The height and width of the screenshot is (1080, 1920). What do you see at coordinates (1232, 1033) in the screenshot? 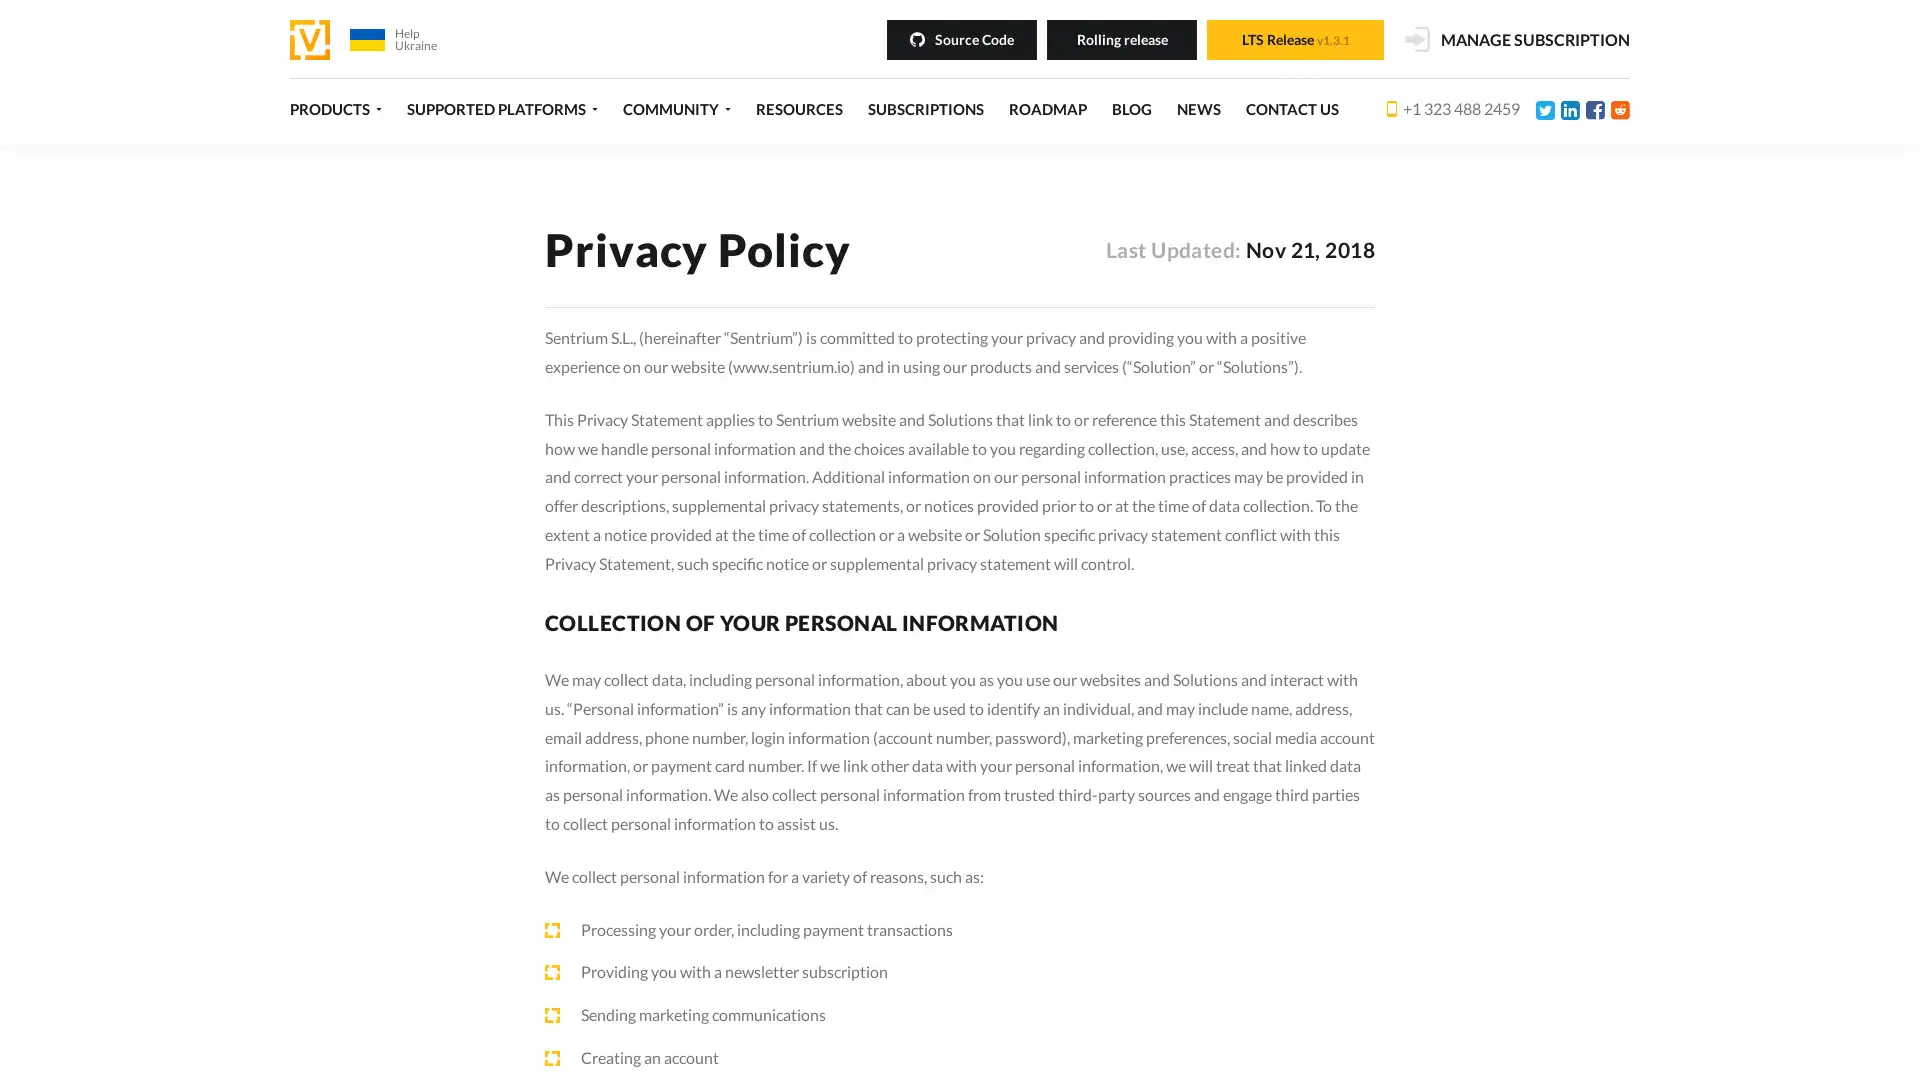
I see `Accept` at bounding box center [1232, 1033].